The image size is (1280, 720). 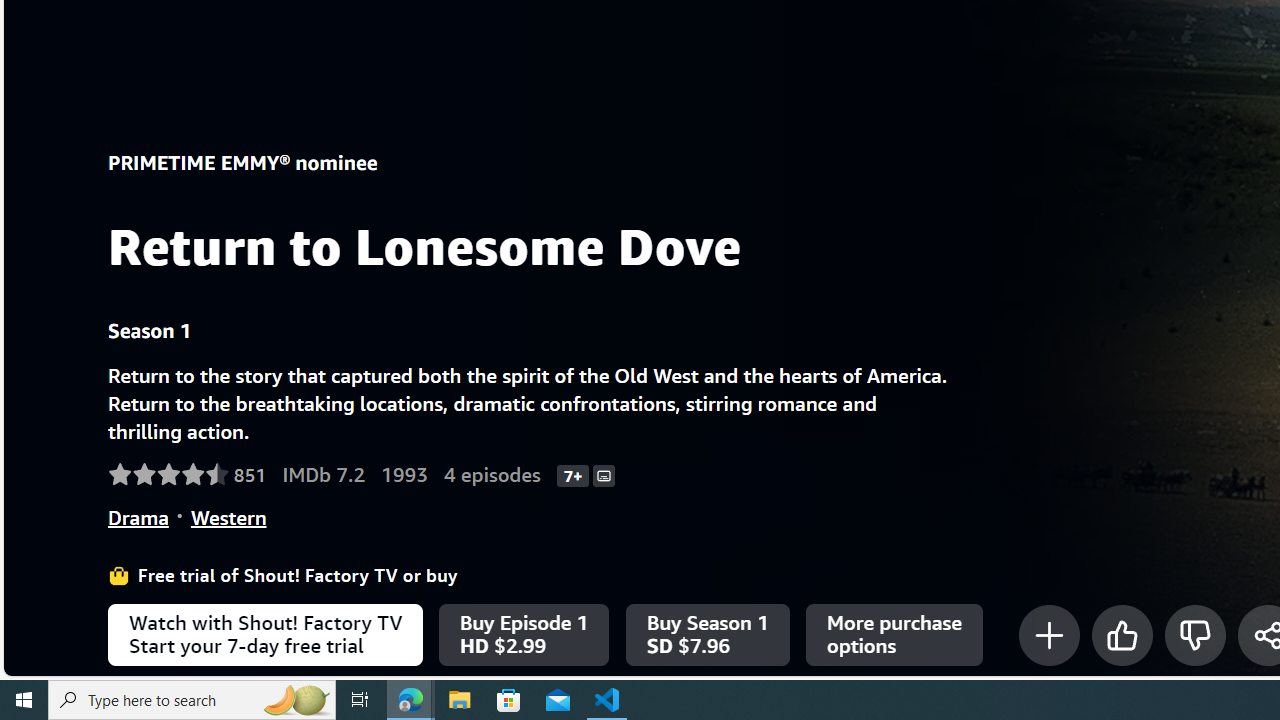 What do you see at coordinates (1121, 635) in the screenshot?
I see `'Like'` at bounding box center [1121, 635].